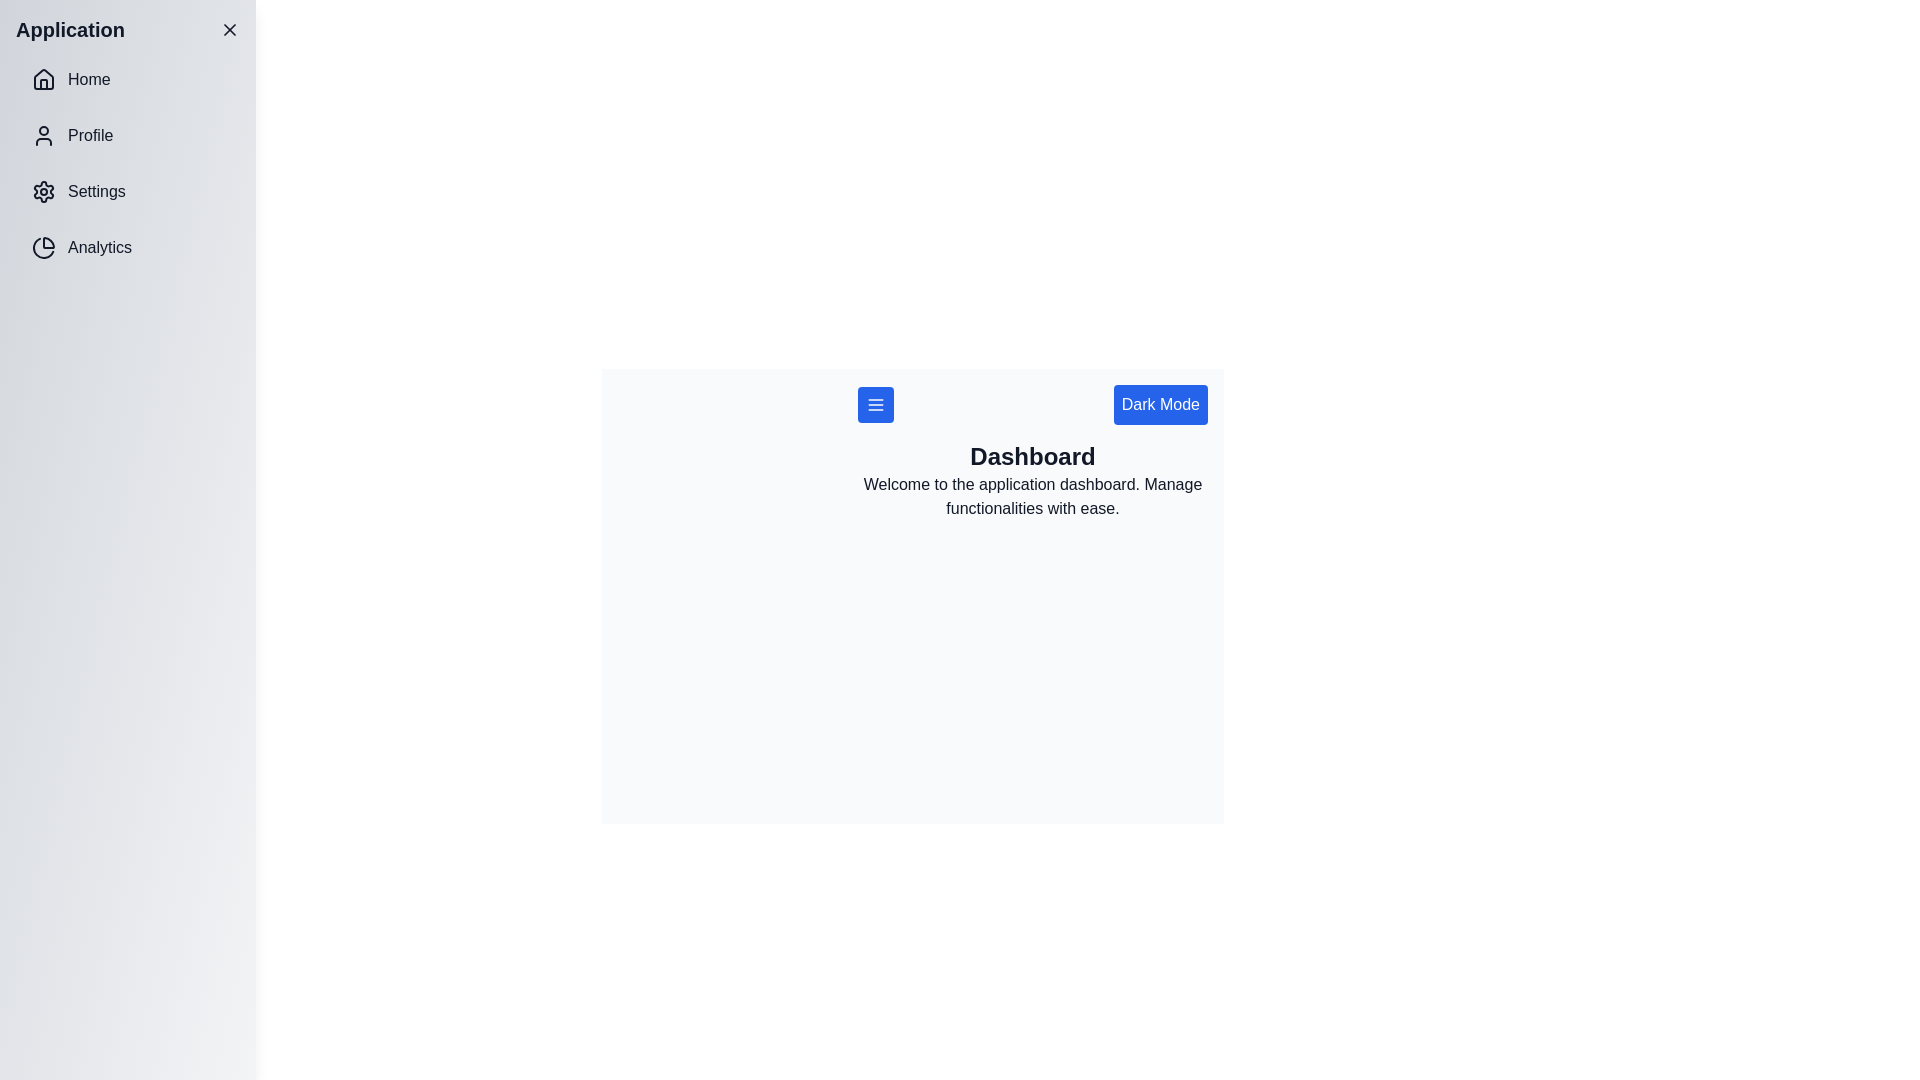 The image size is (1920, 1080). I want to click on the 'Analytics' text label in the vertical menu bar, so click(99, 246).